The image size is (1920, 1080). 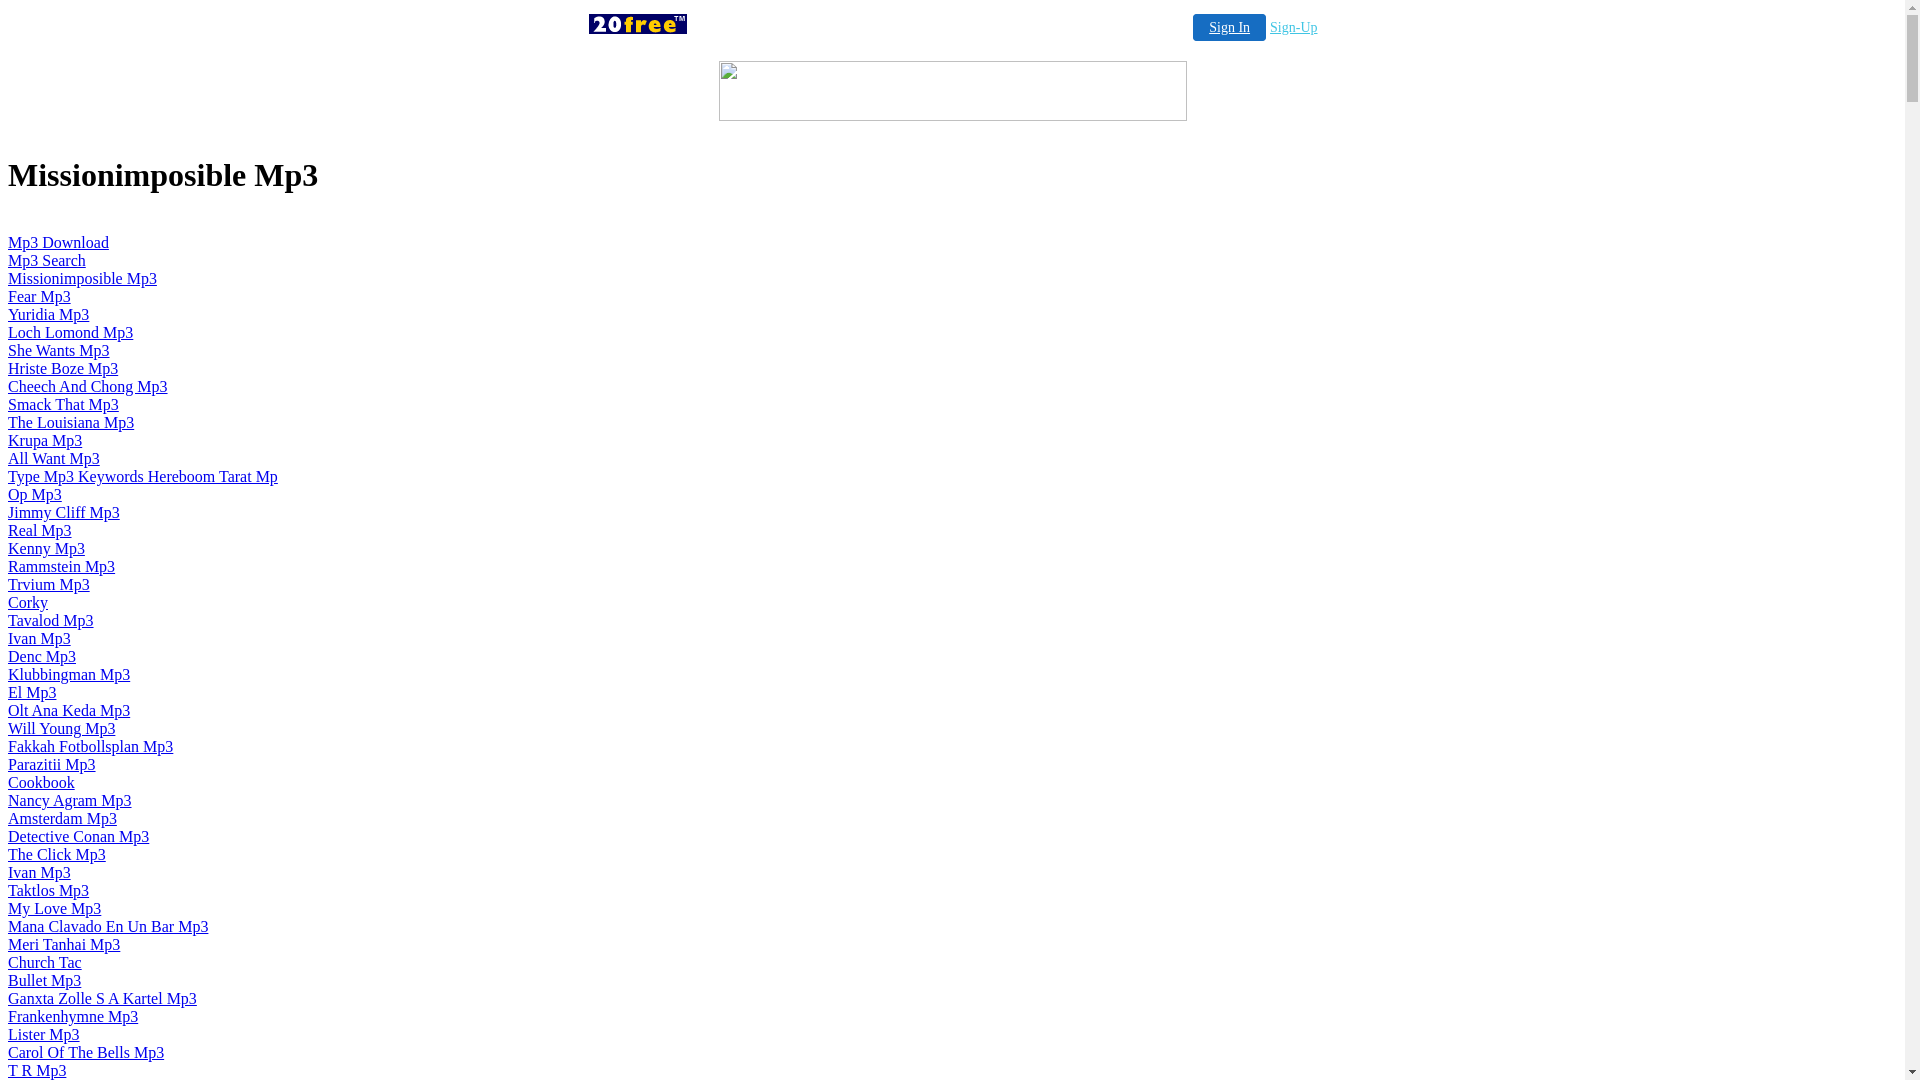 What do you see at coordinates (48, 889) in the screenshot?
I see `'Taktlos Mp3'` at bounding box center [48, 889].